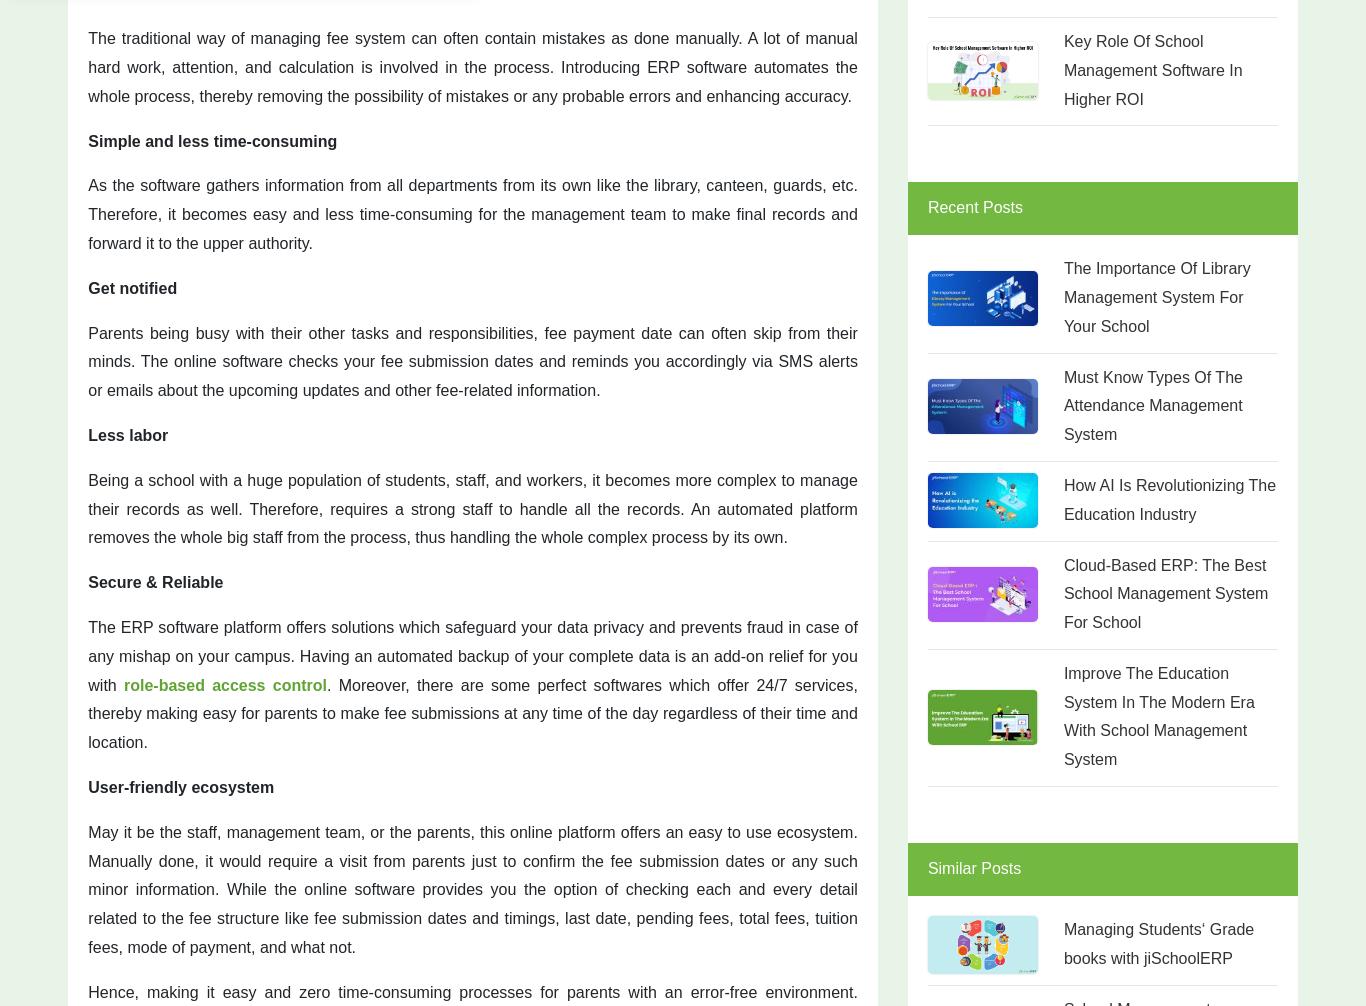  What do you see at coordinates (472, 508) in the screenshot?
I see `'Being a school with a huge population of students, staff, and workers, it becomes more complex to manage their records as well. Therefore, requires a strong staff to handle all the records. An automated platform removes the whole big staff from the process, thus handling the whole complex process by its own.'` at bounding box center [472, 508].